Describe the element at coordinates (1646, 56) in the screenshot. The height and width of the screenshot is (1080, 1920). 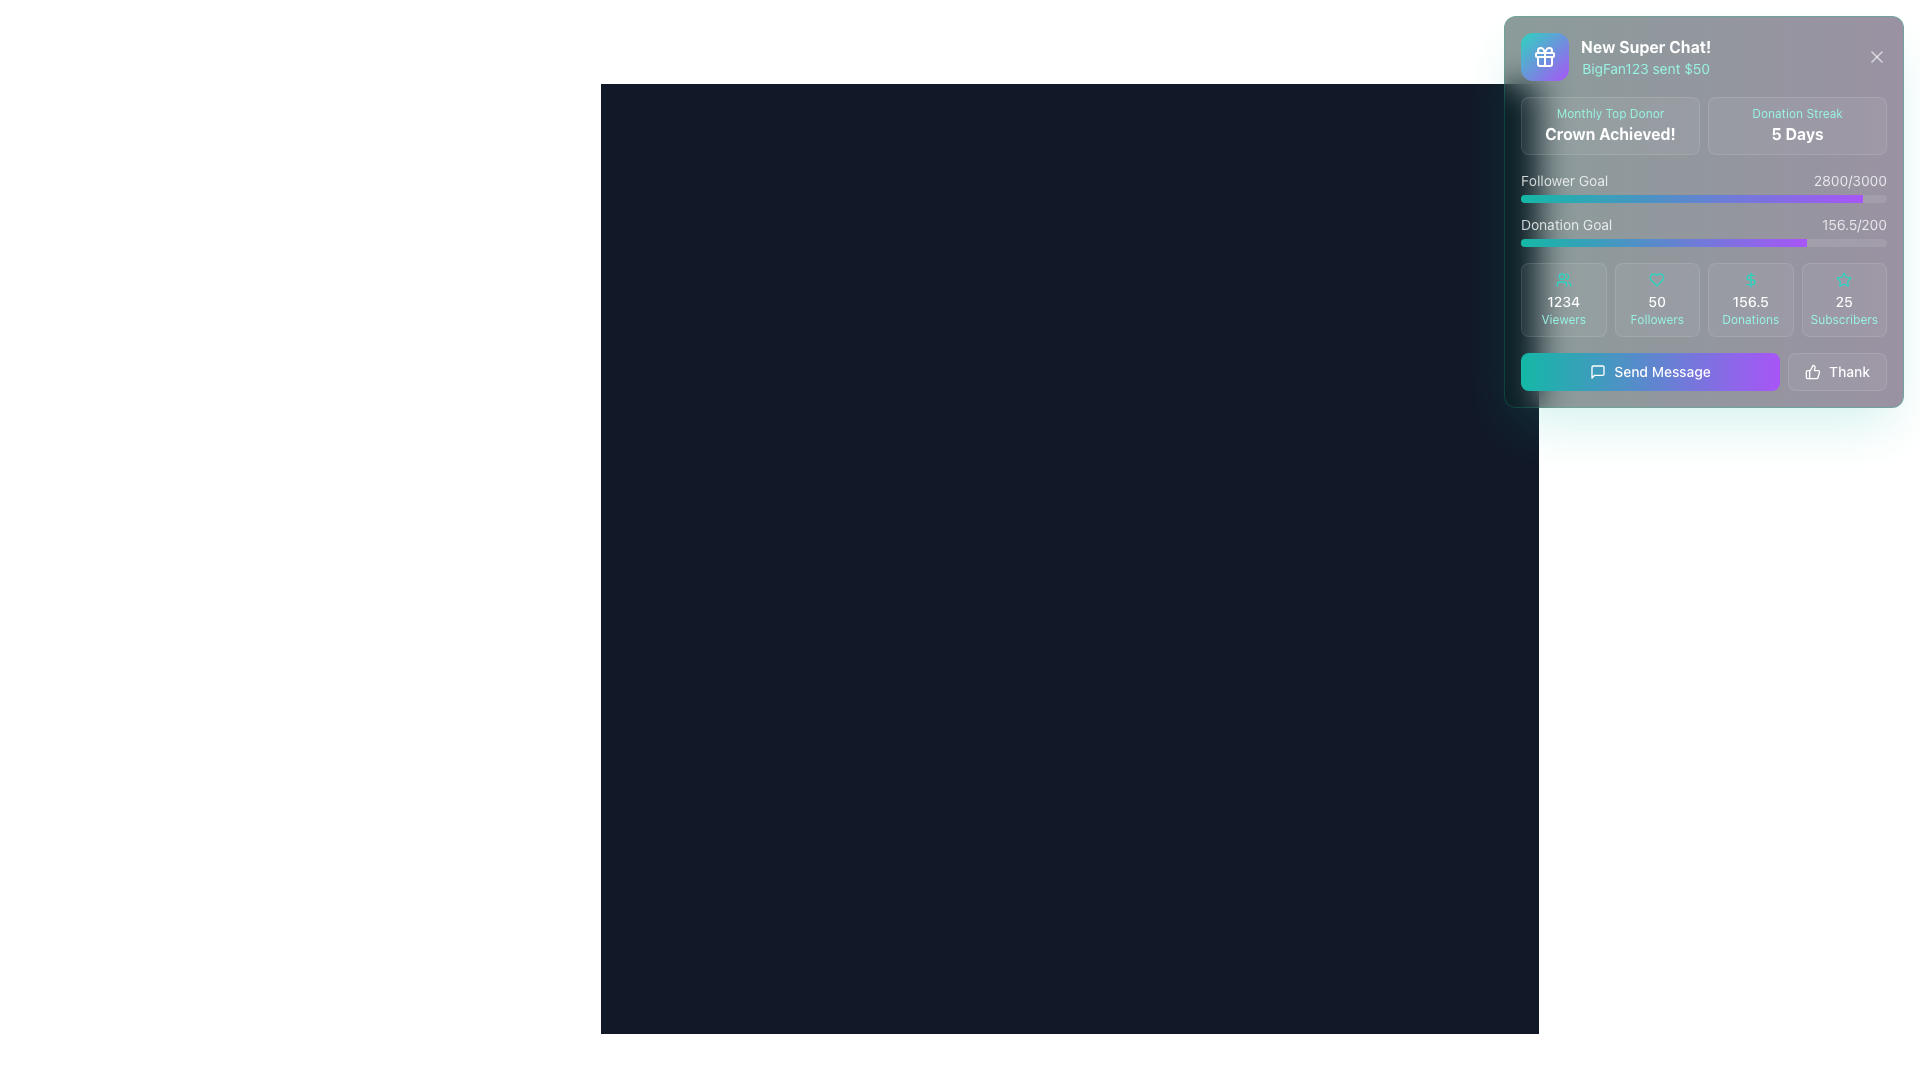
I see `the 'Super Chat' notification text block displaying the username and amount sent, located at the top of the popup card on the right side of the interface` at that location.